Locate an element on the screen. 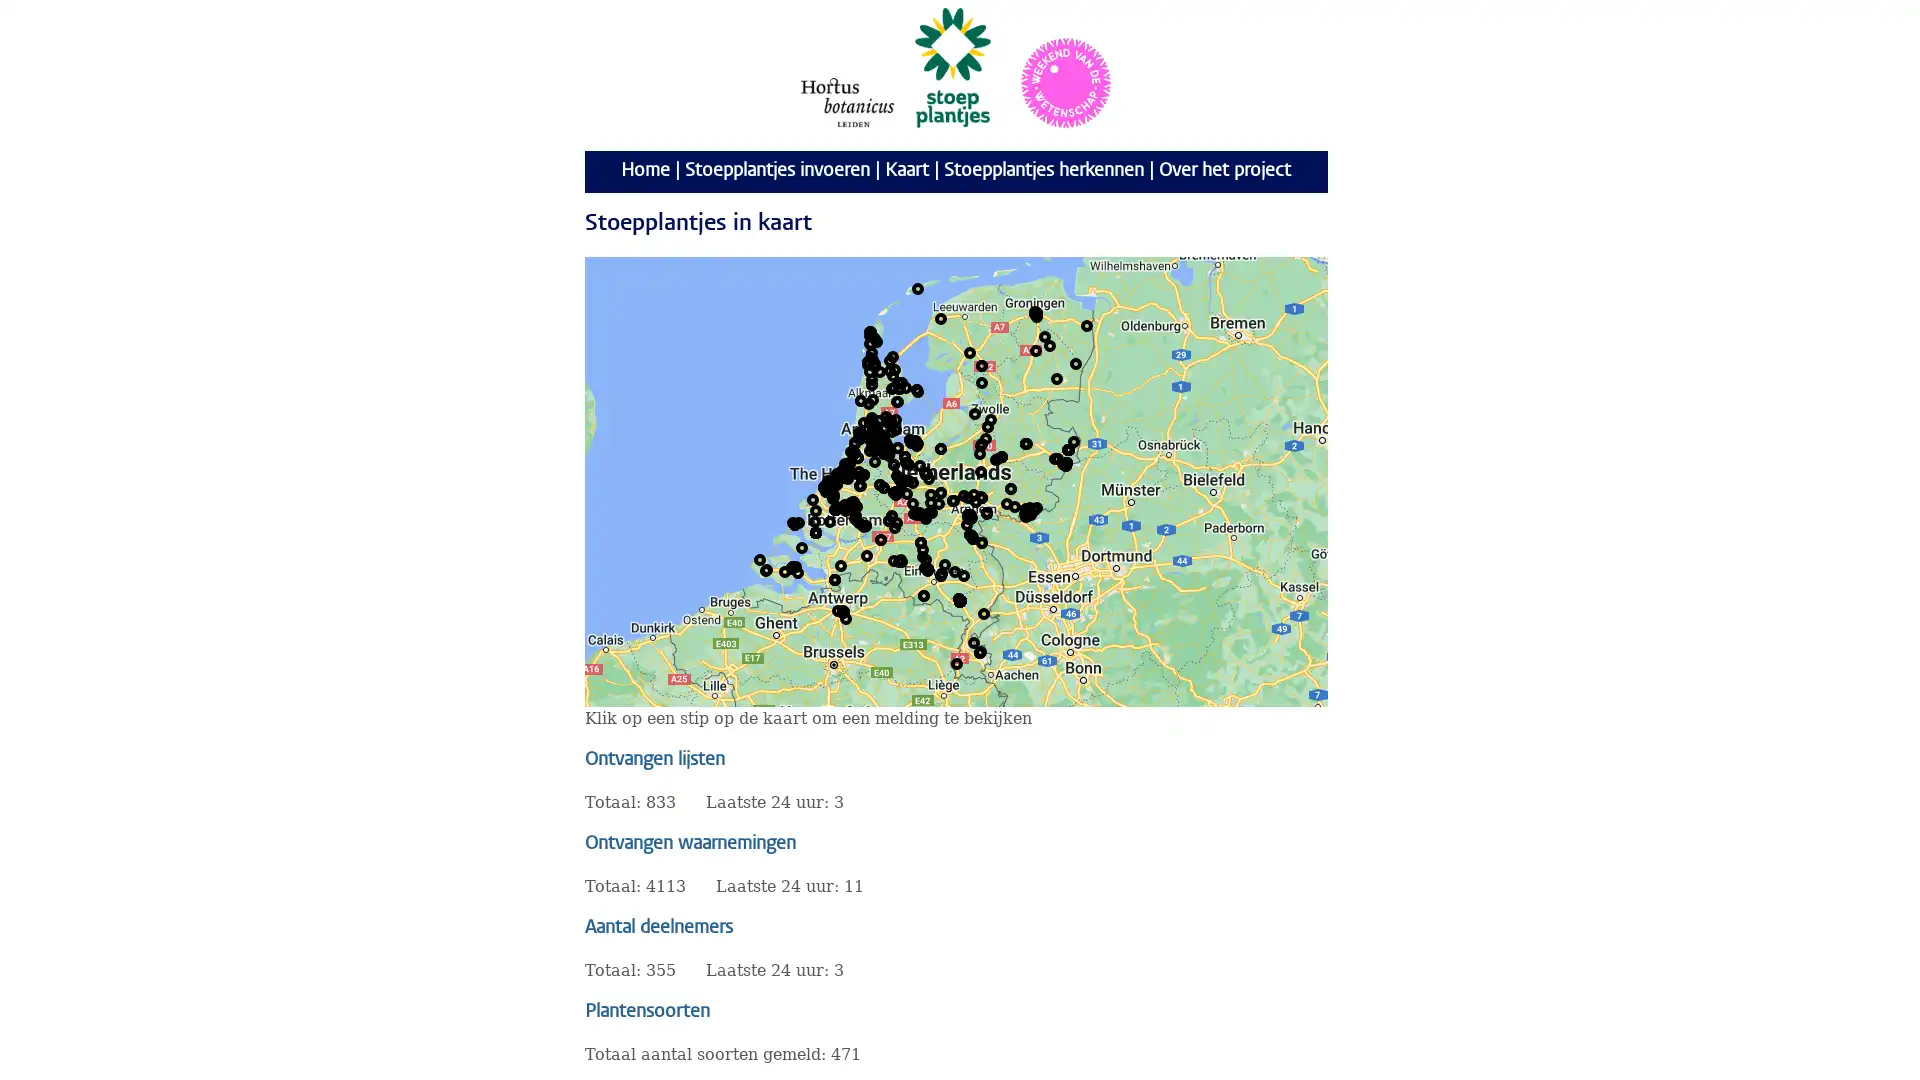  Telling van op 09 december 2021 is located at coordinates (896, 520).